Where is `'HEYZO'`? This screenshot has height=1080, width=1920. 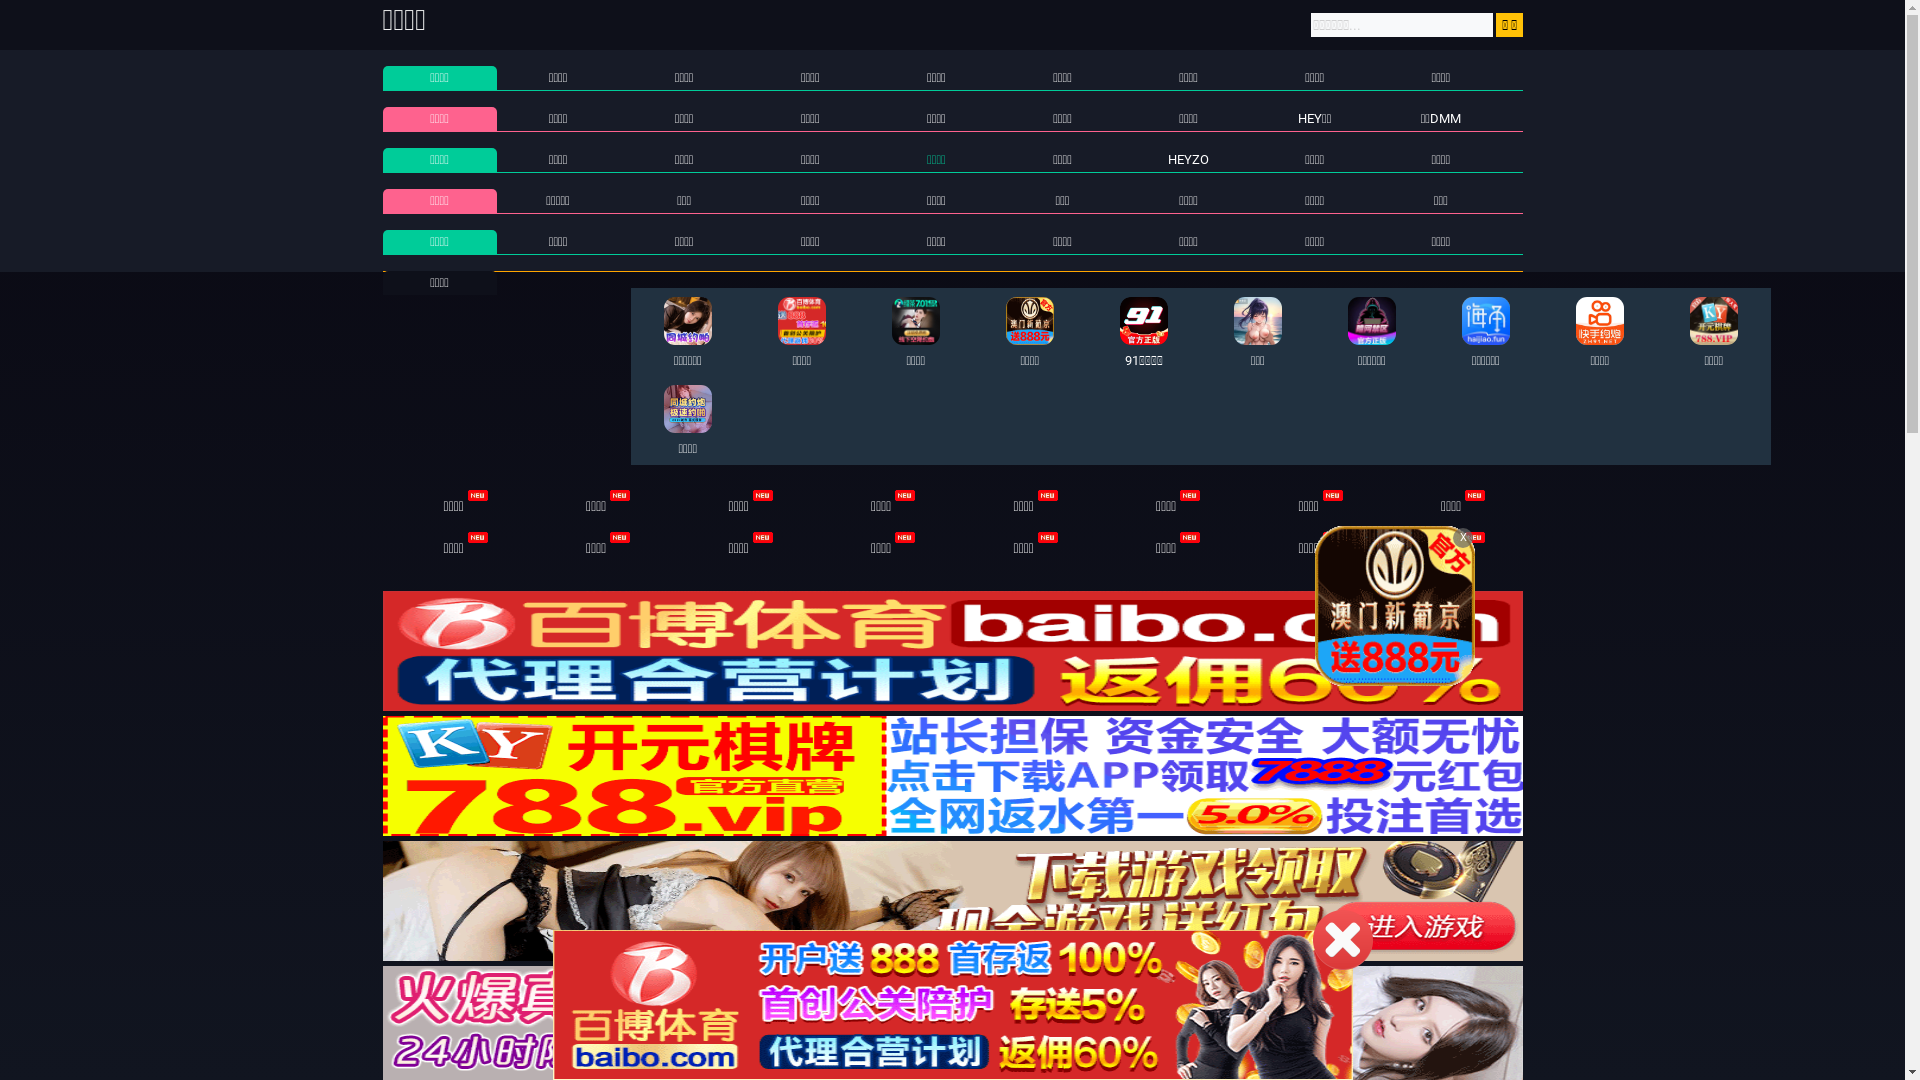 'HEYZO' is located at coordinates (1188, 158).